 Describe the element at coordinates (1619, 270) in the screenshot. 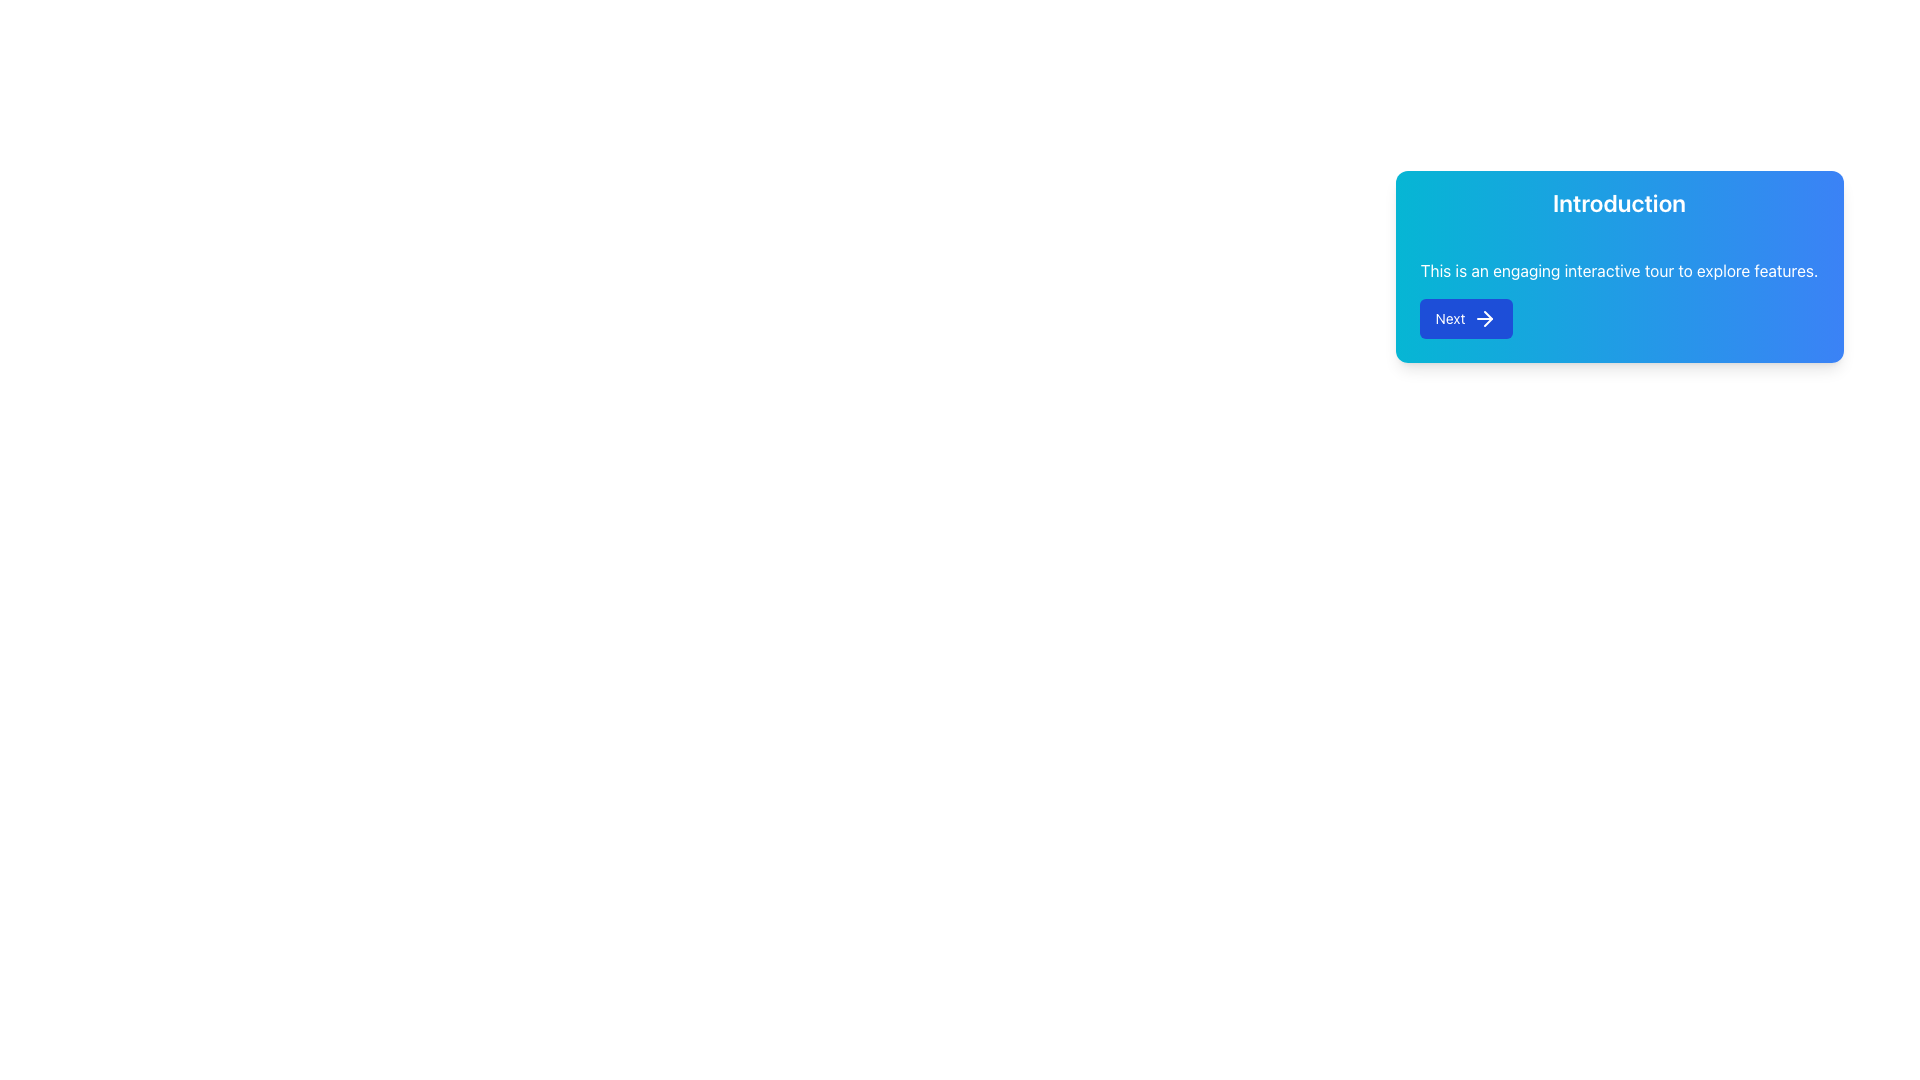

I see `the Static text label that provides context or an introductory message, located directly below the 'Introduction' title and above the 'Next' button` at that location.